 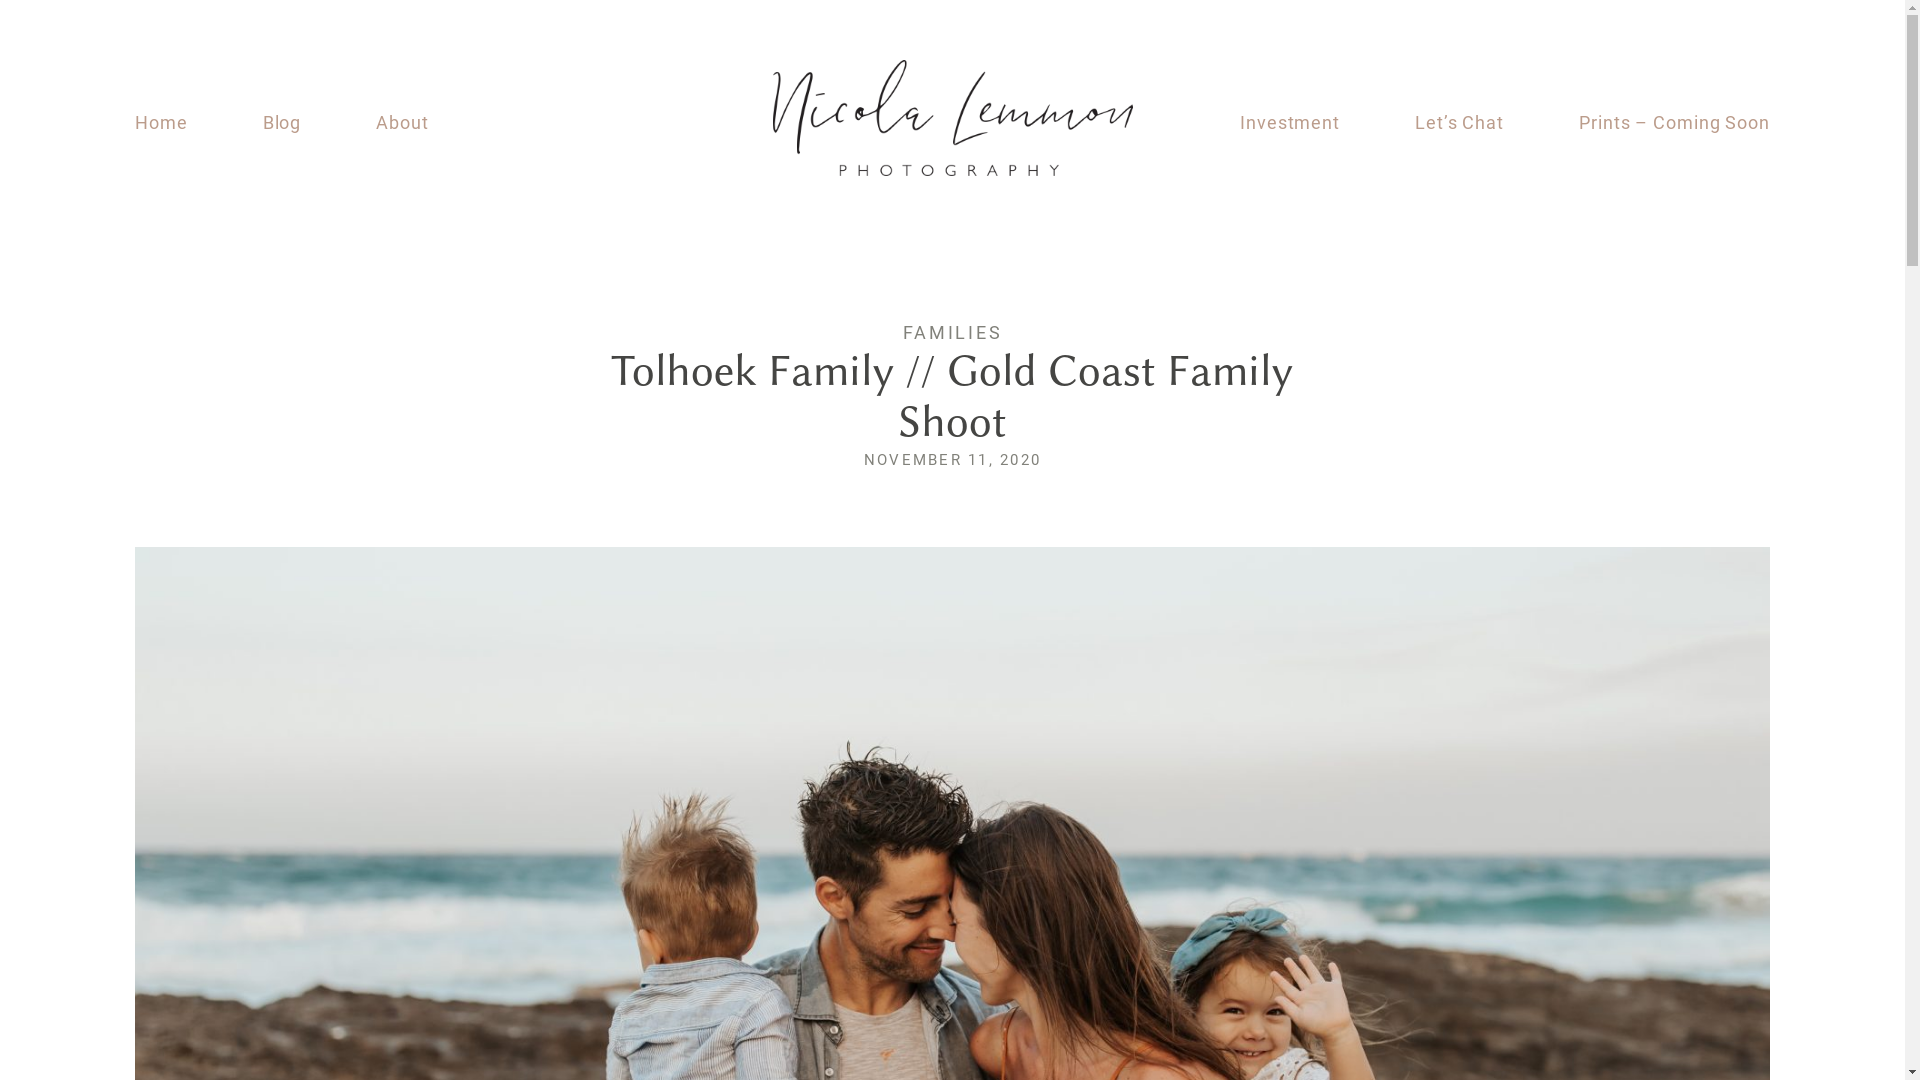 I want to click on 'FAMILIES', so click(x=952, y=331).